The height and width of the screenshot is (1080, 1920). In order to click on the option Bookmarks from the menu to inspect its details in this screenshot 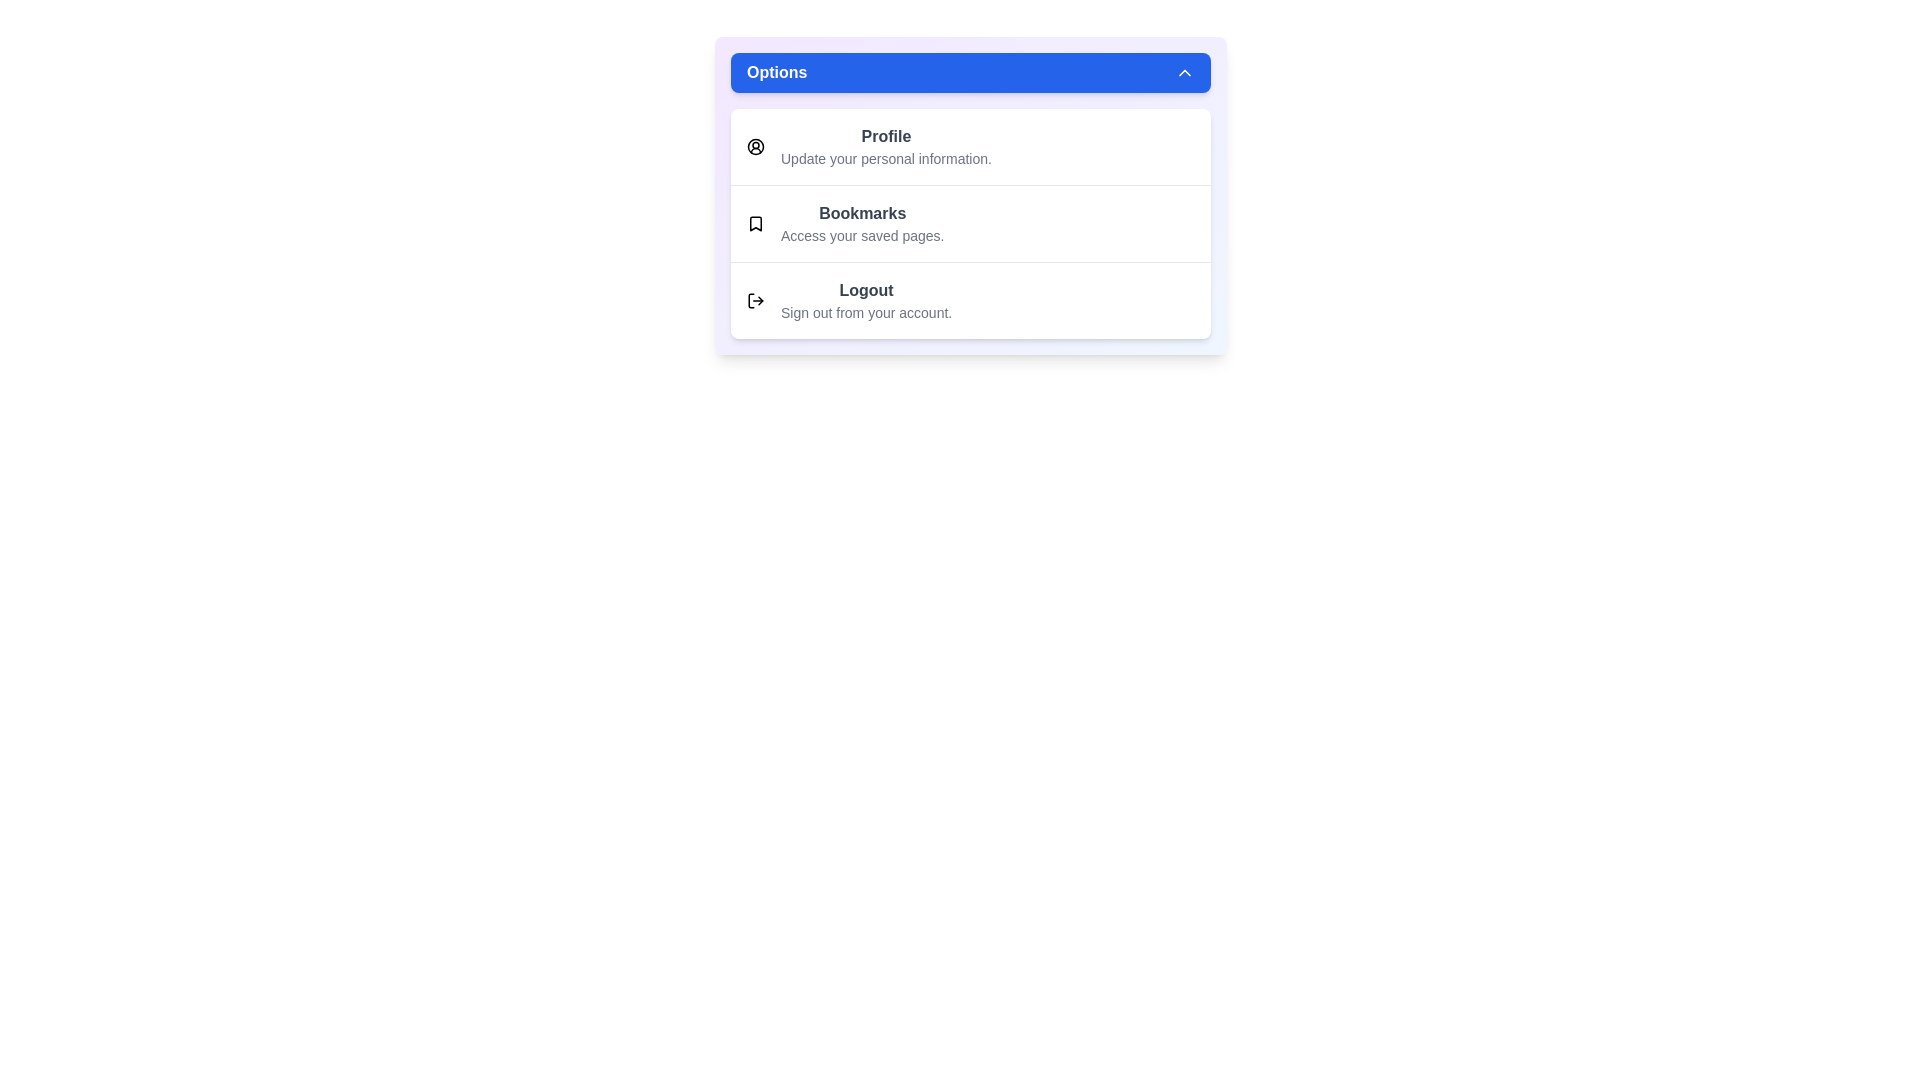, I will do `click(970, 223)`.